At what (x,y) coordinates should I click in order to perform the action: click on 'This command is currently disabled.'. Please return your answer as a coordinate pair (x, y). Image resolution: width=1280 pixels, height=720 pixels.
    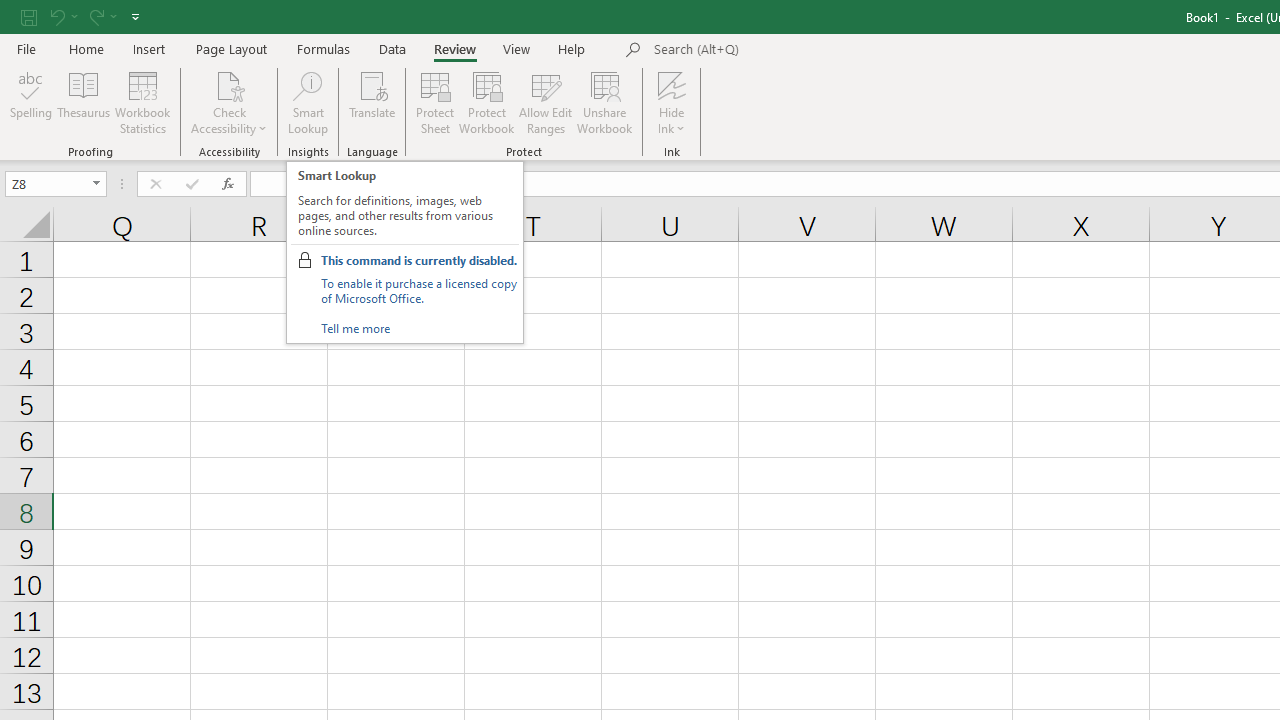
    Looking at the image, I should click on (417, 259).